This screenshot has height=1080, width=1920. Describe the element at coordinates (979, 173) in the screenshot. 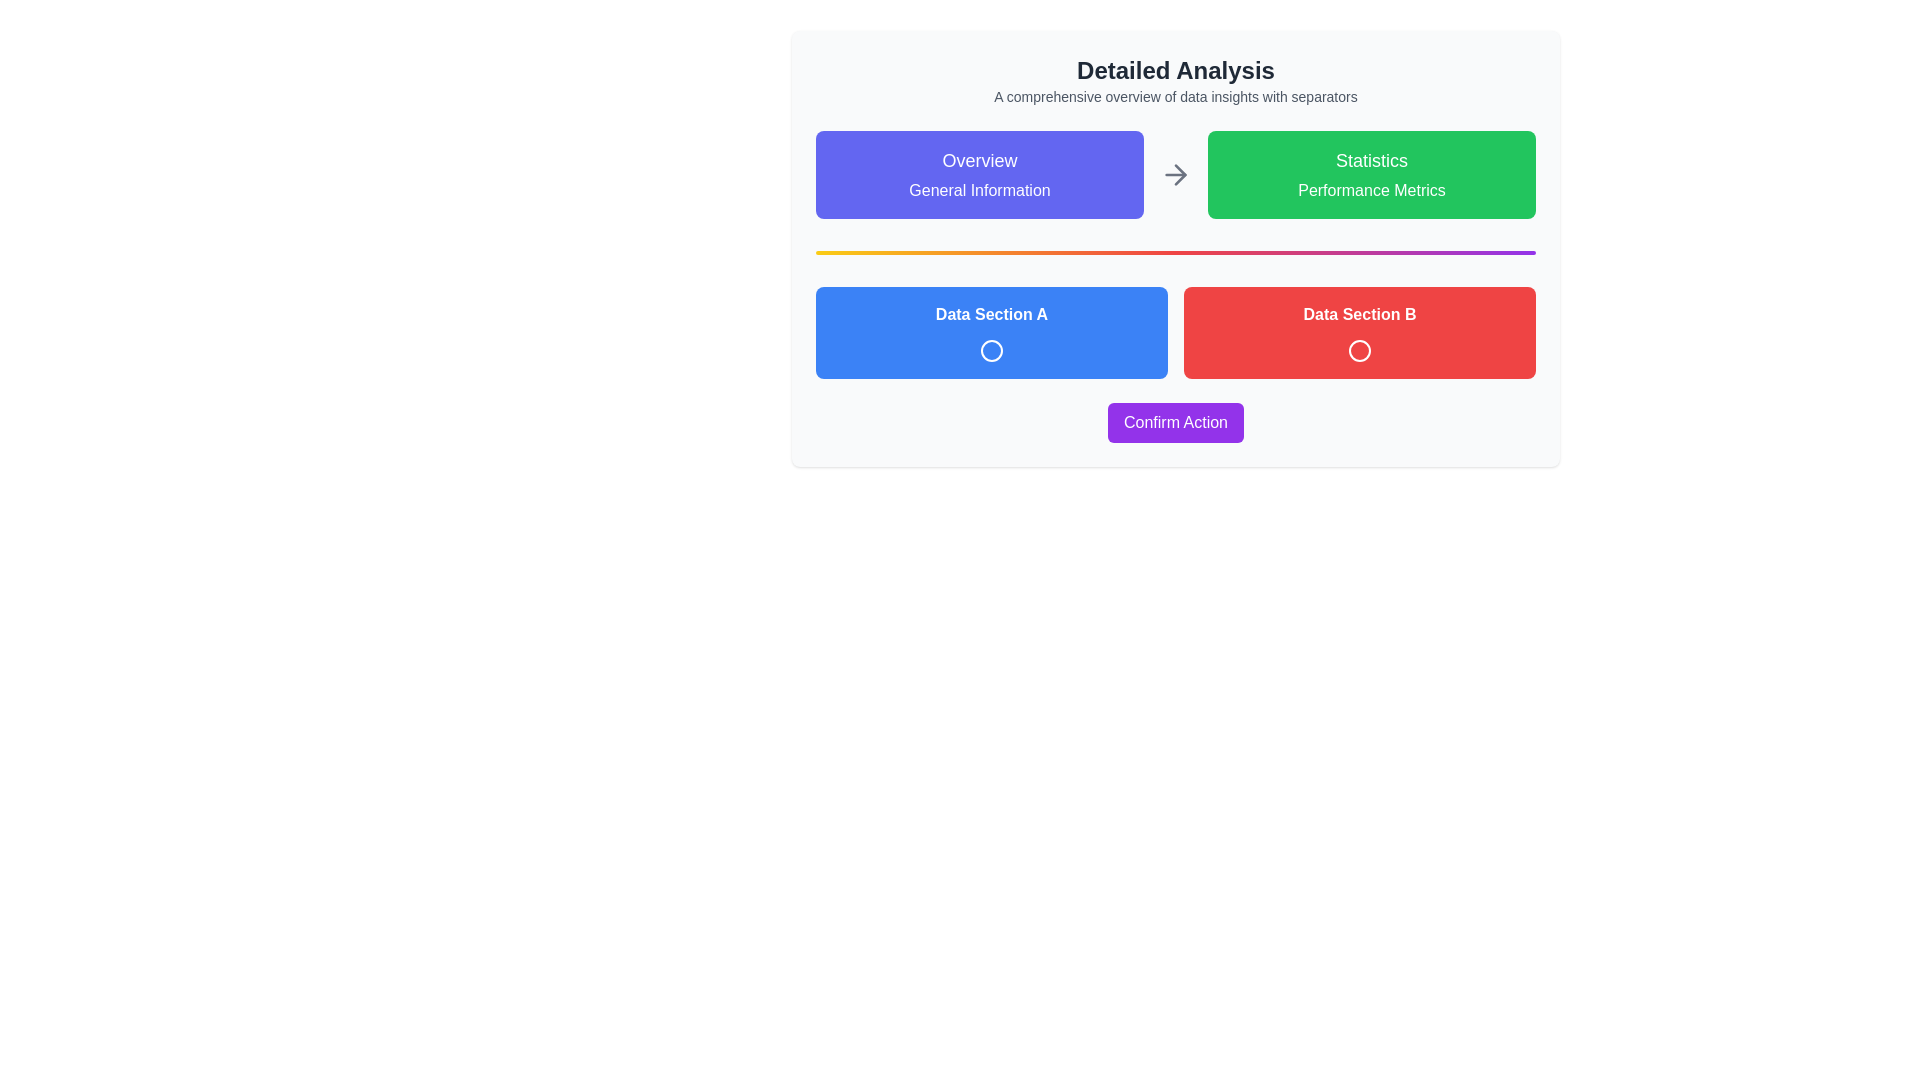

I see `the blue button labeled 'Overview' with 'General Information' text` at that location.